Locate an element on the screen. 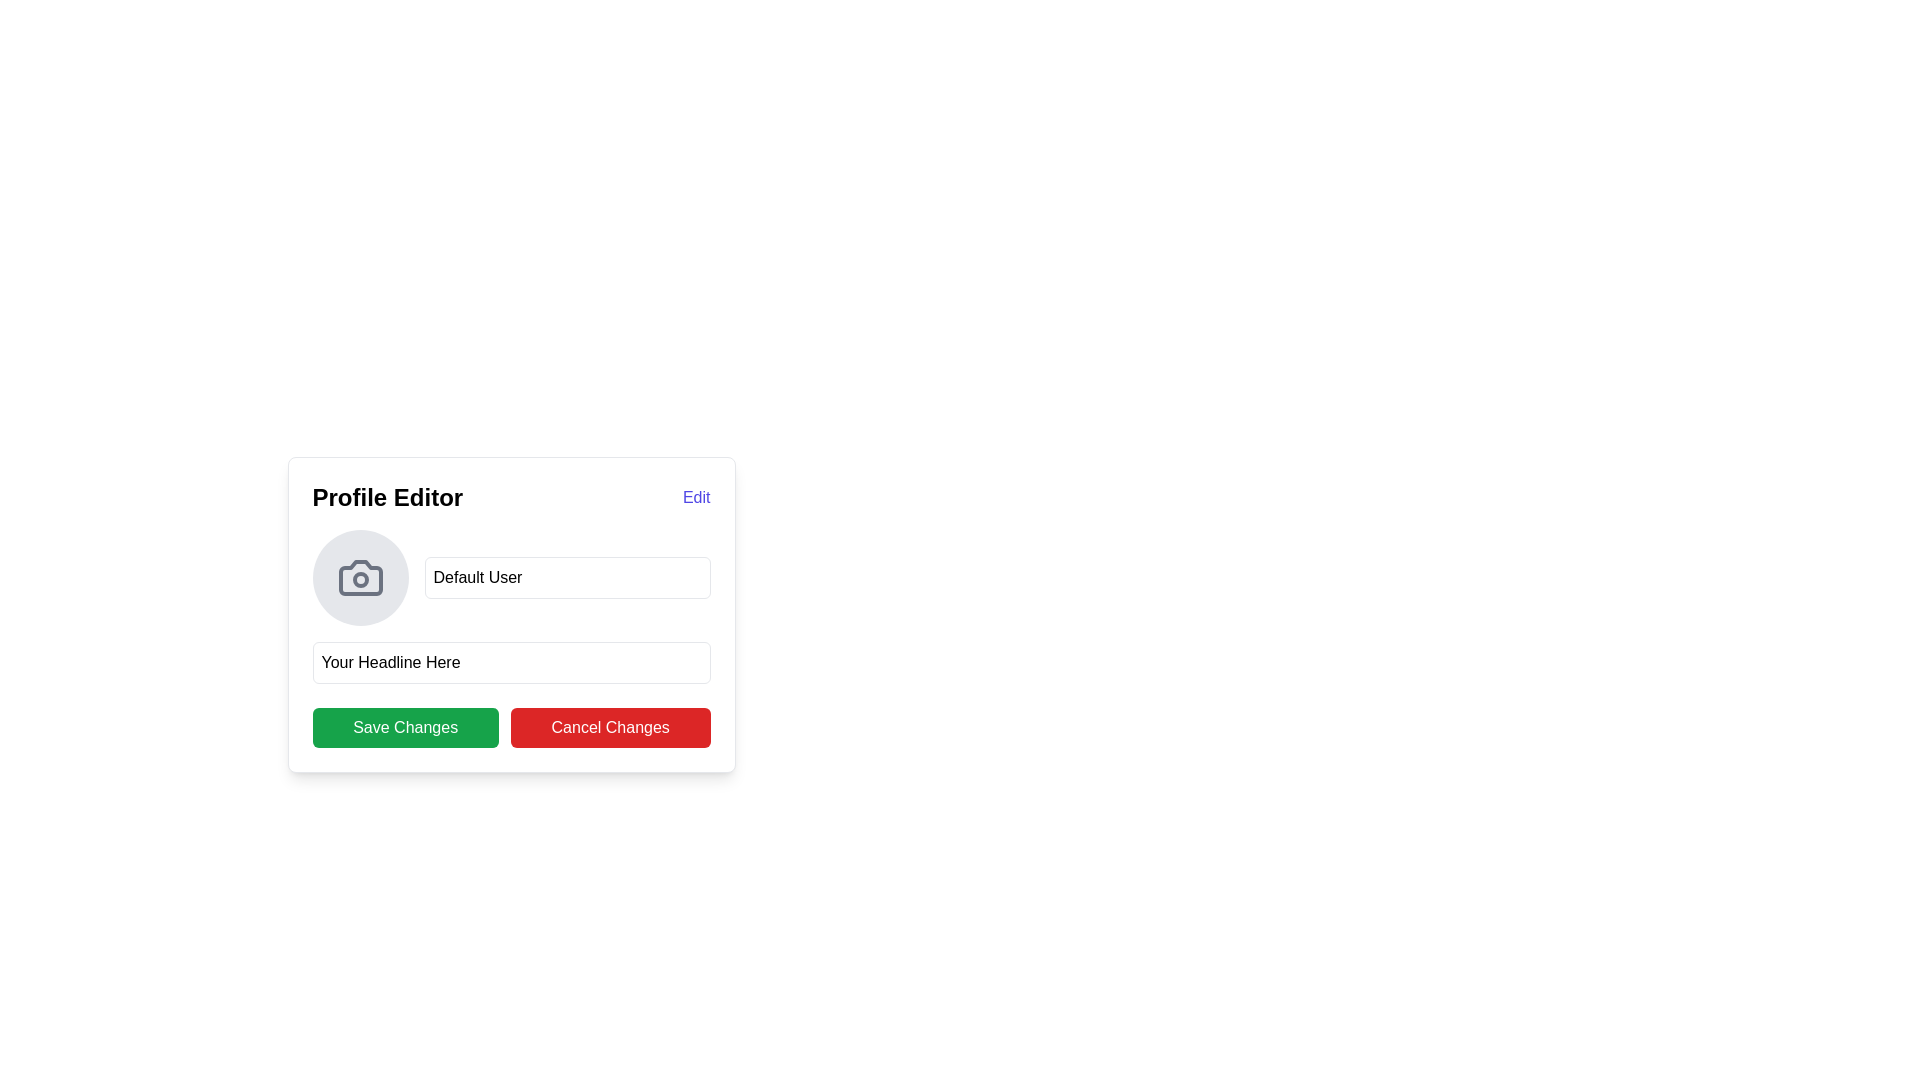  the 'Cancel Changes' button, which is a rectangular button with a red background and white text, located immediately to the right of the 'Save Changes' button in the profile editor interface is located at coordinates (609, 728).